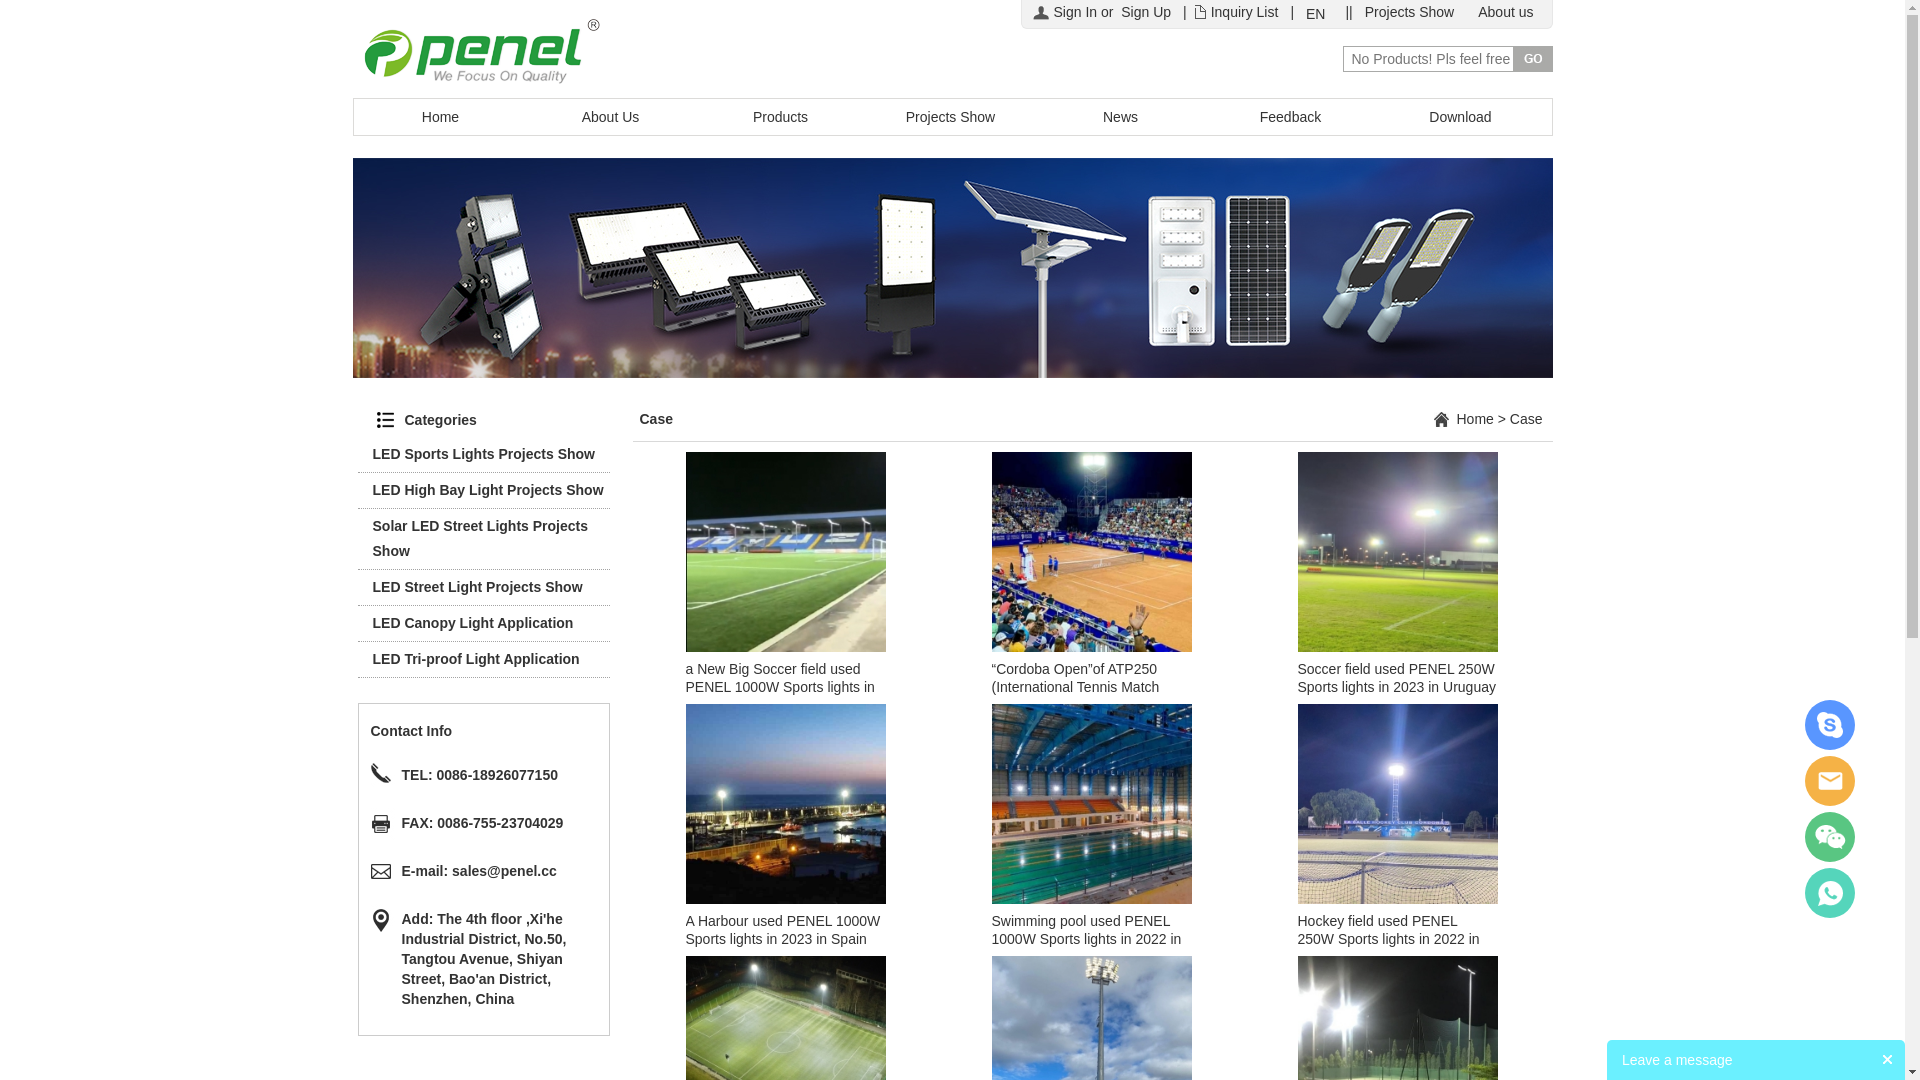  What do you see at coordinates (1460, 116) in the screenshot?
I see `'Download'` at bounding box center [1460, 116].